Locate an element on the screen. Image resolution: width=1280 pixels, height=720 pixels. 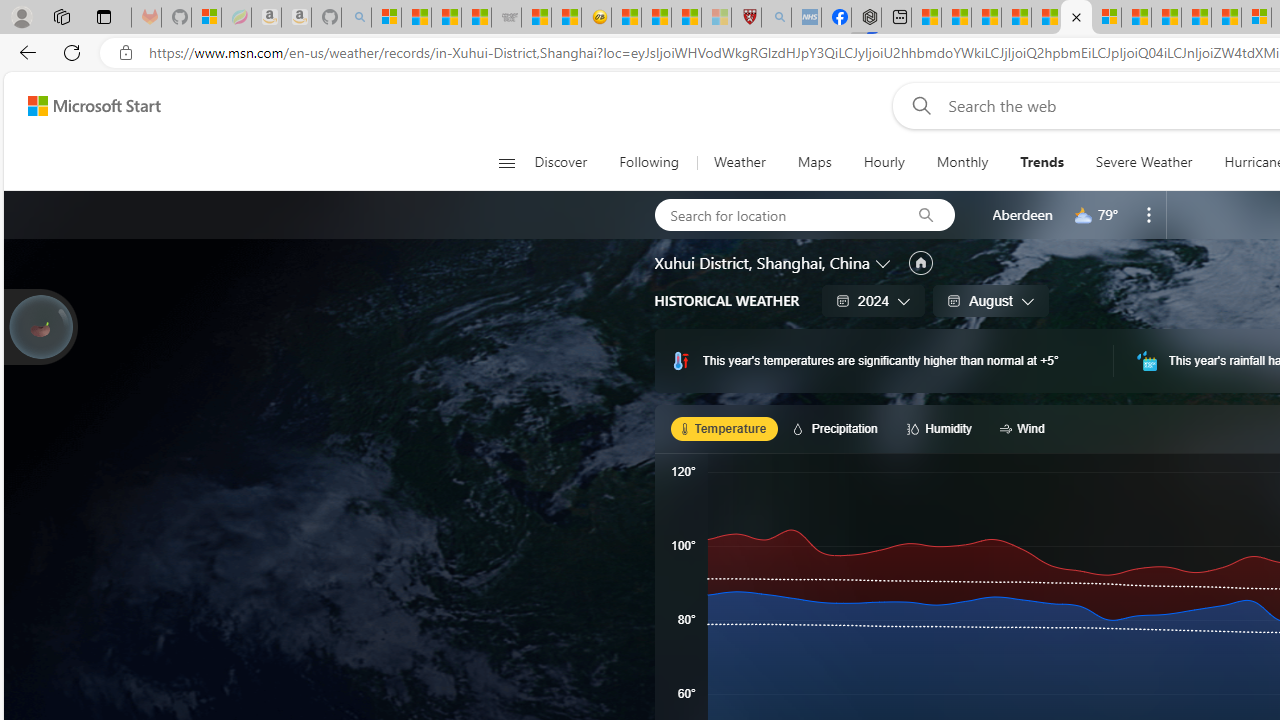
'Robert H. Shmerling, MD - Harvard Health' is located at coordinates (745, 17).